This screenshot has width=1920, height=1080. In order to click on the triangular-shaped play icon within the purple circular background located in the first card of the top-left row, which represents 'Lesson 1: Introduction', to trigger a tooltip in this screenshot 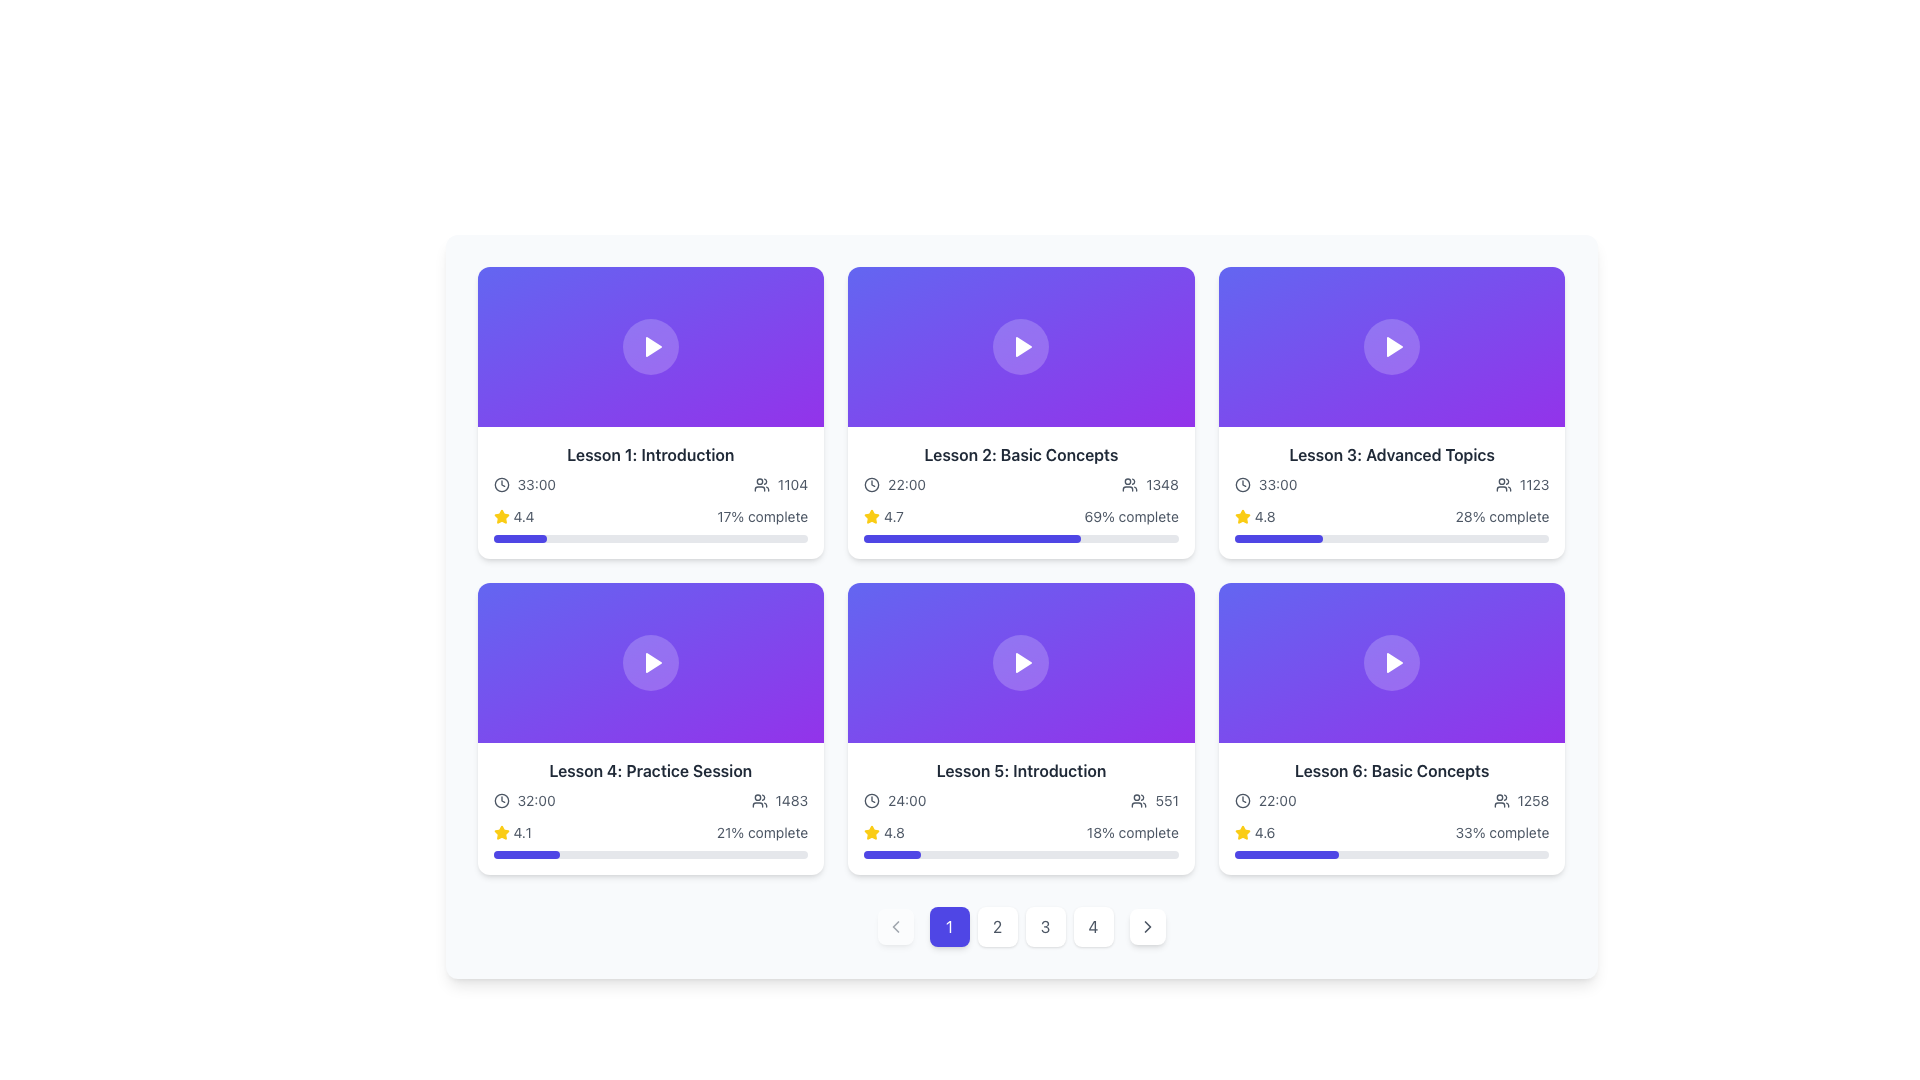, I will do `click(653, 346)`.